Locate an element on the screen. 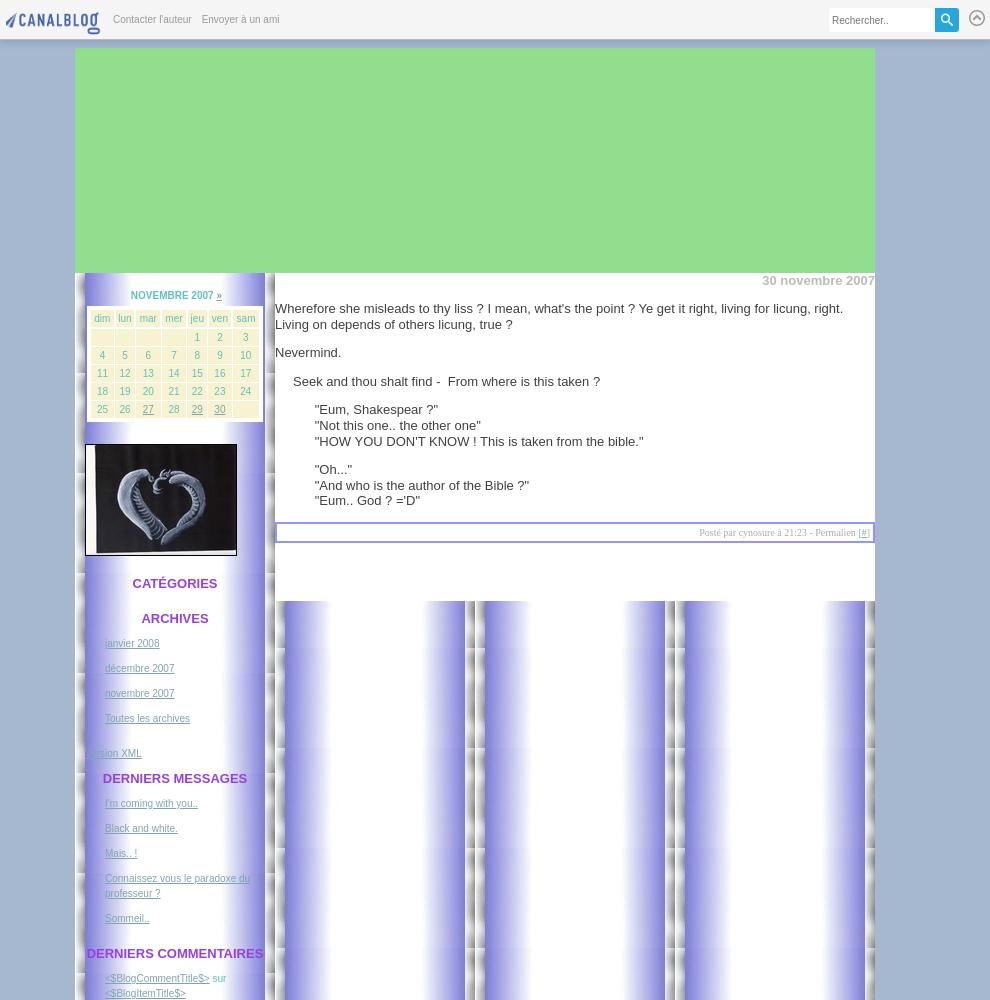 Image resolution: width=990 pixels, height=1000 pixels. '24' is located at coordinates (238, 391).